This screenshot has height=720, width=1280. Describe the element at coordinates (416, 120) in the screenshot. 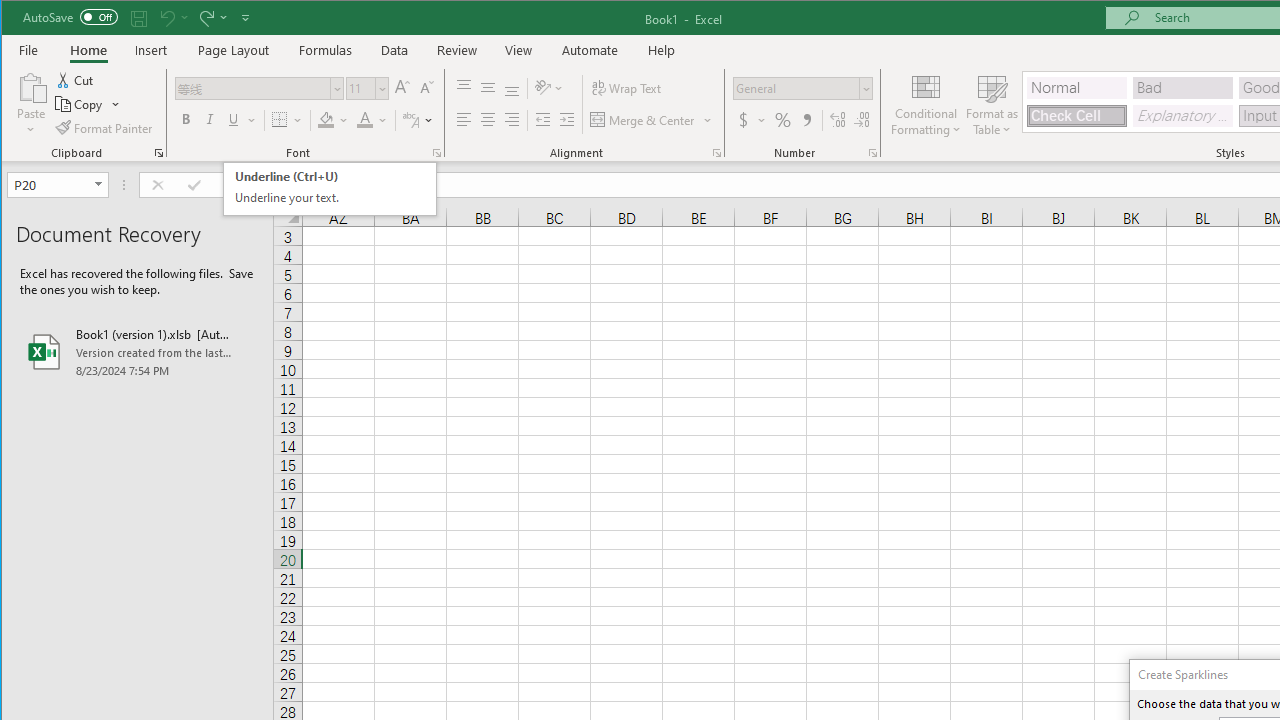

I see `'Show Phonetic Field'` at that location.